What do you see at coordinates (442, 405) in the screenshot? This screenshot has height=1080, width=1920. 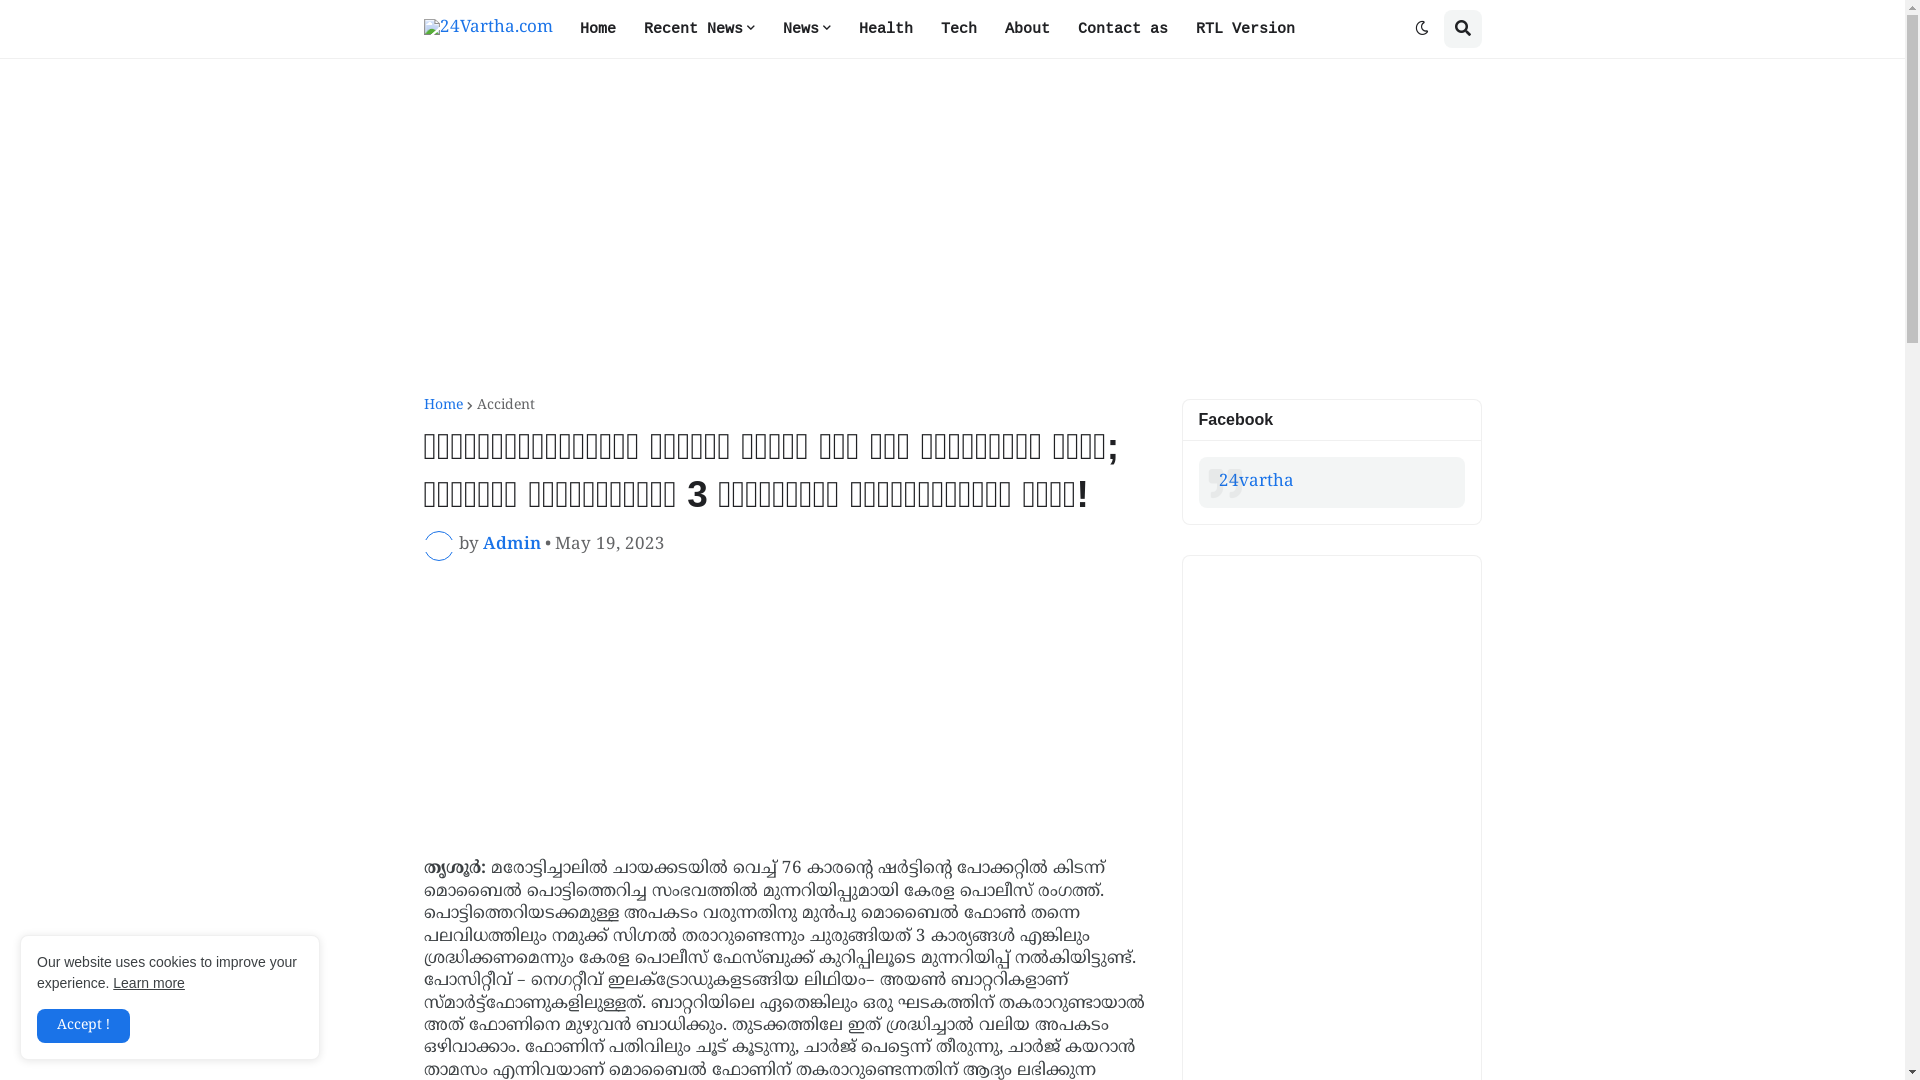 I see `'Home'` at bounding box center [442, 405].